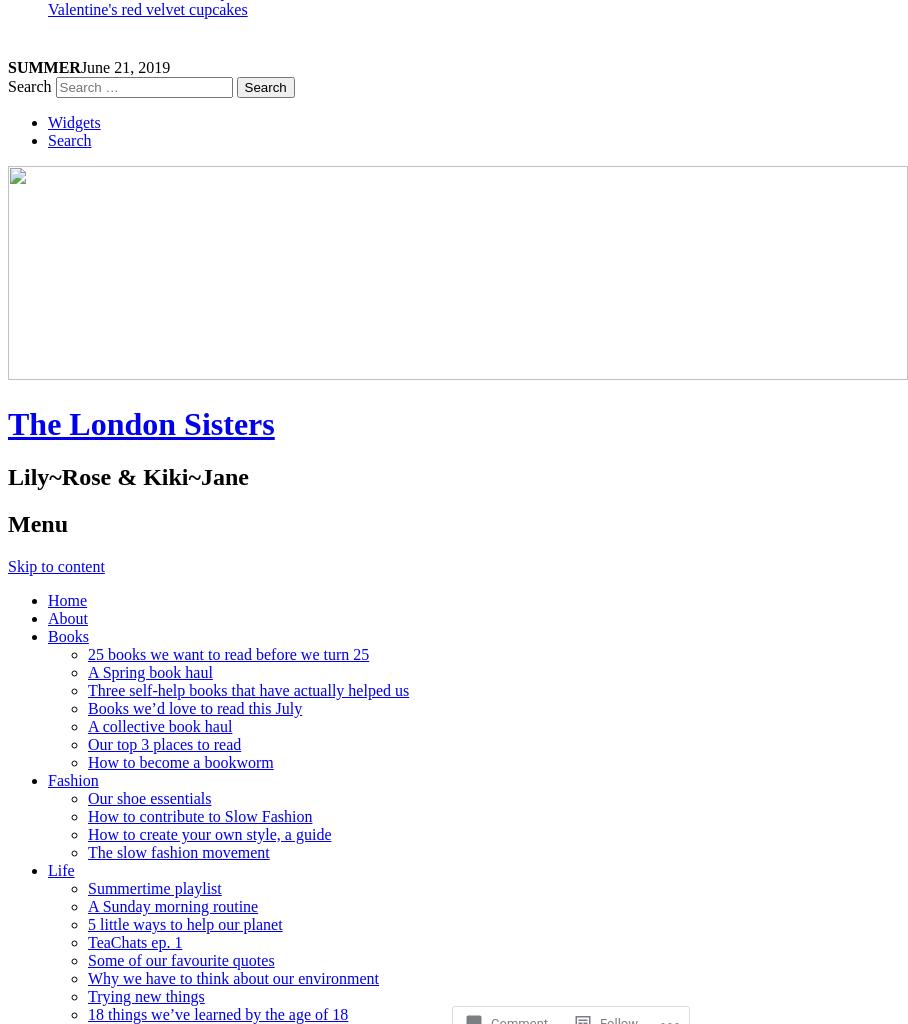  What do you see at coordinates (519, 948) in the screenshot?
I see `'Comment'` at bounding box center [519, 948].